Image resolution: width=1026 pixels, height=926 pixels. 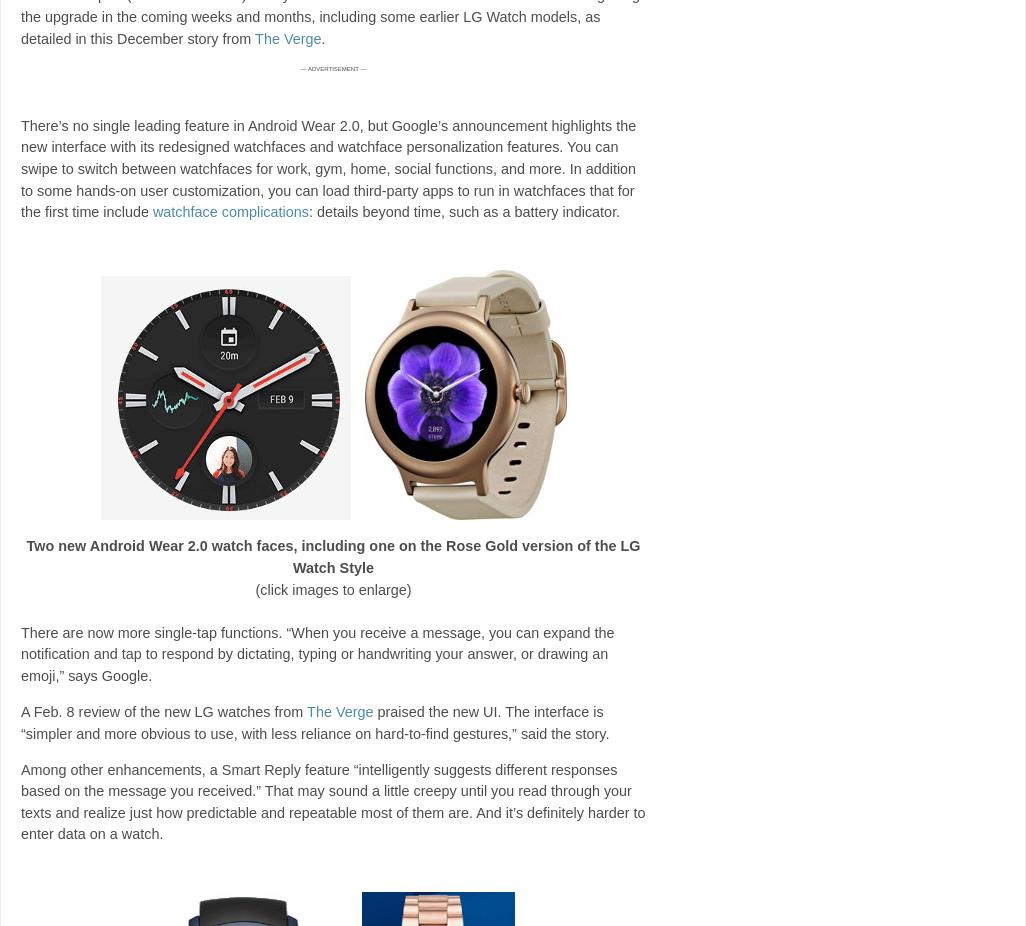 I want to click on '— ADVERTISEMENT —', so click(x=333, y=66).